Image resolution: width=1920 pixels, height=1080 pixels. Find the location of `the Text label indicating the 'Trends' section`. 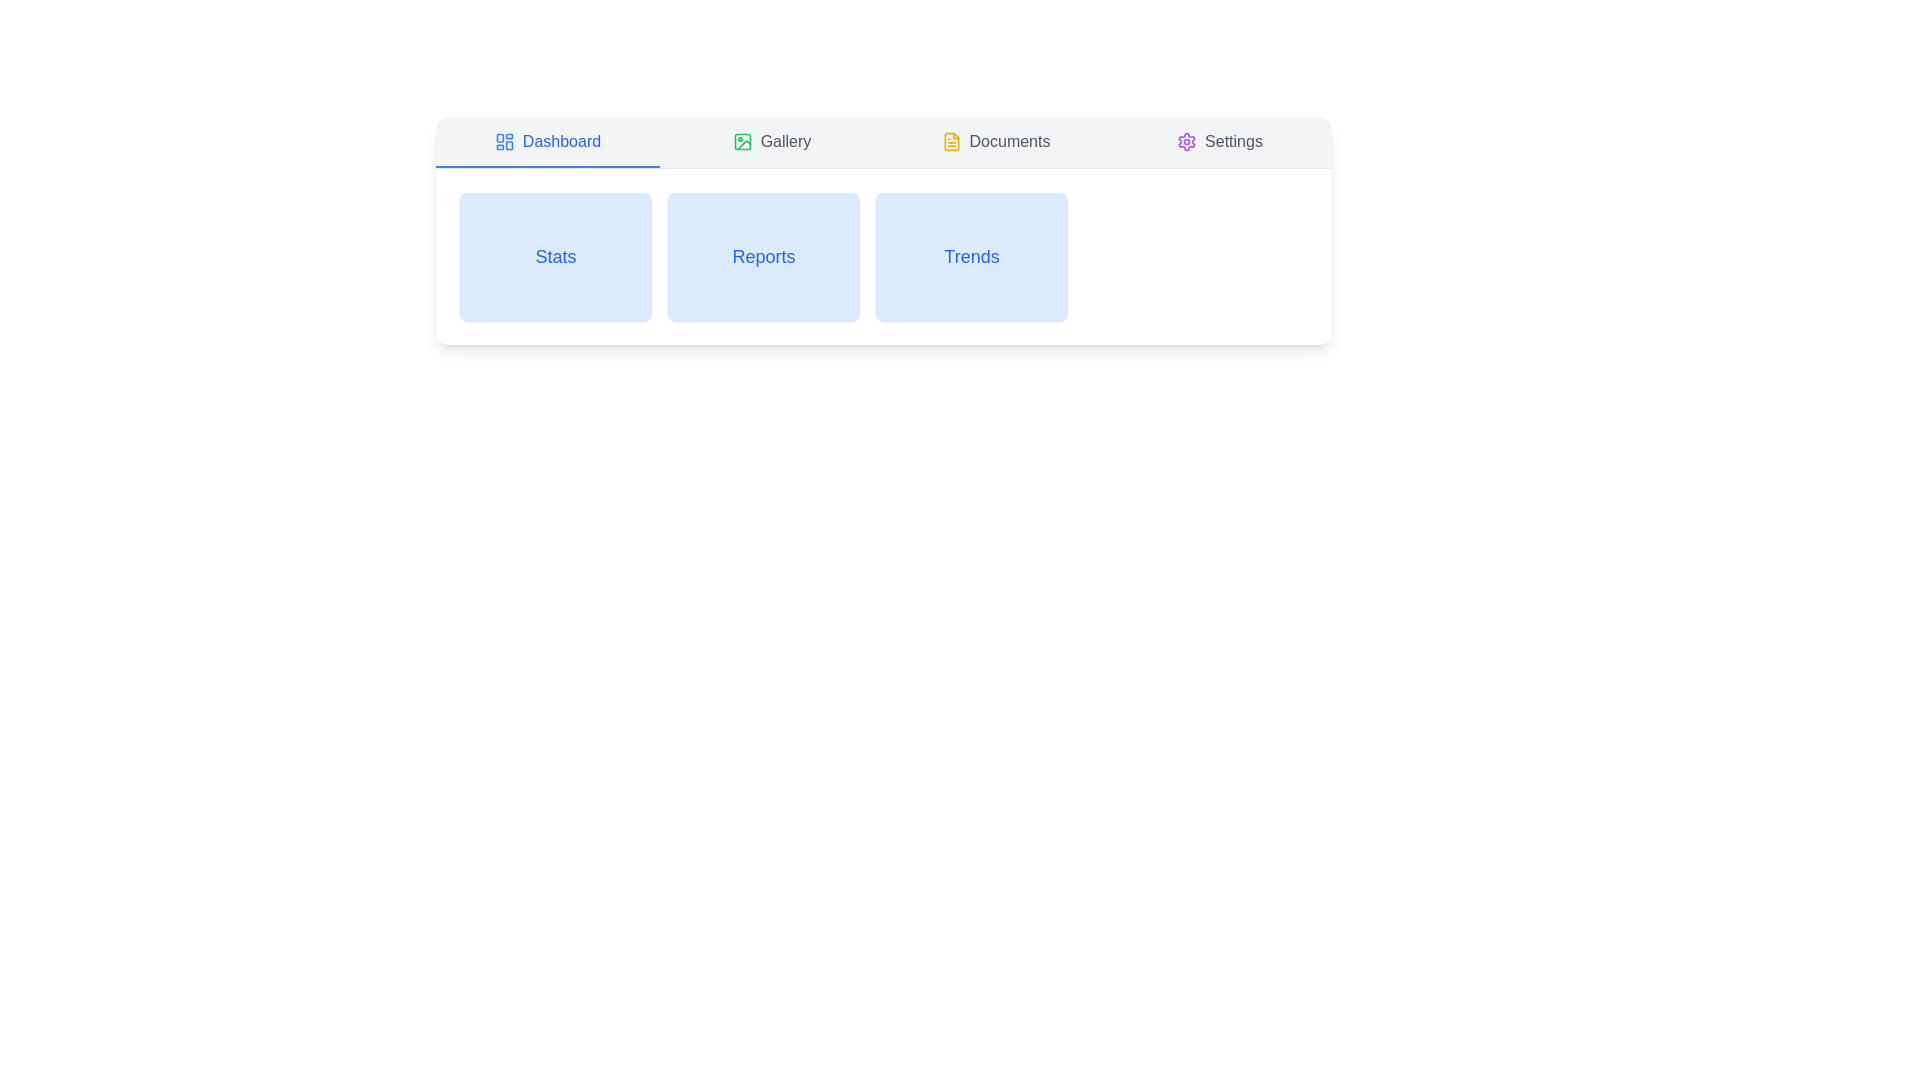

the Text label indicating the 'Trends' section is located at coordinates (971, 256).